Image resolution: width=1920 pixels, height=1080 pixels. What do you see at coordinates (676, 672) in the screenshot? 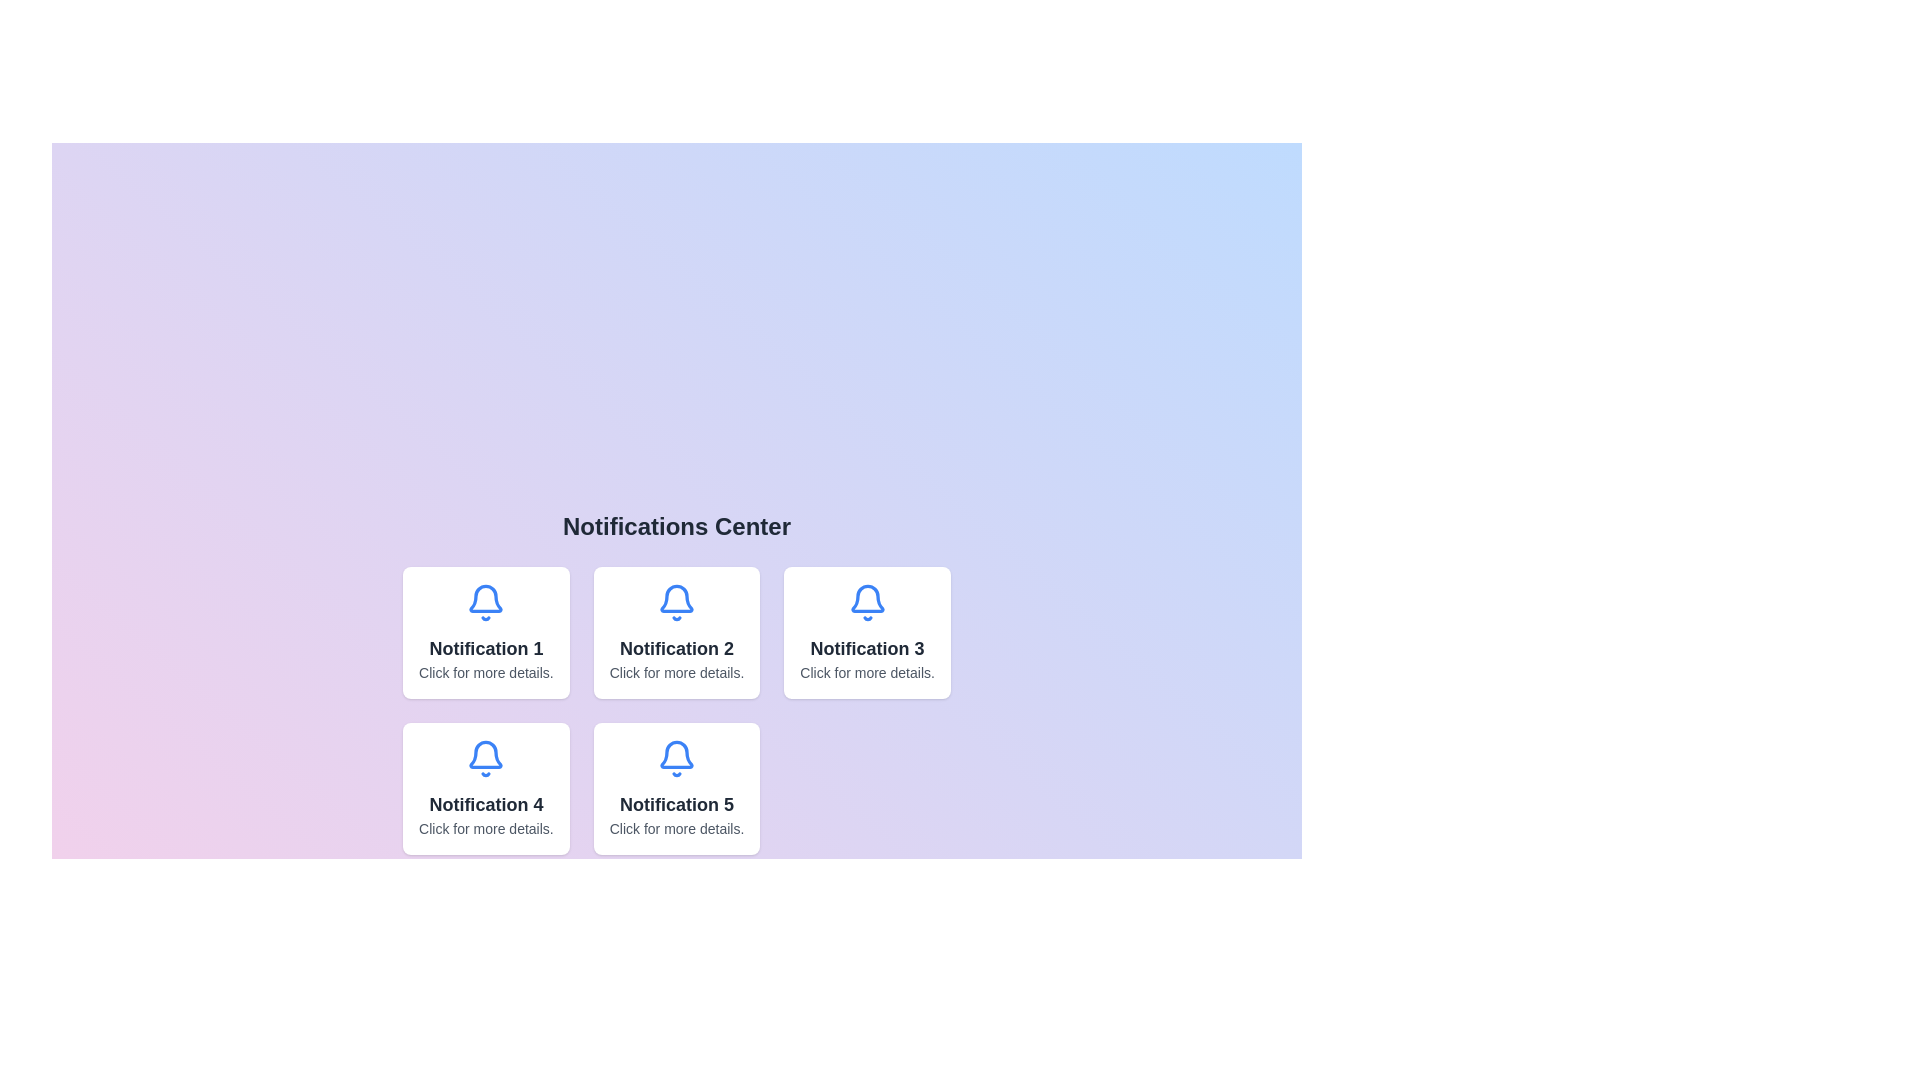
I see `the Text Label displaying 'Click for more details.'` at bounding box center [676, 672].